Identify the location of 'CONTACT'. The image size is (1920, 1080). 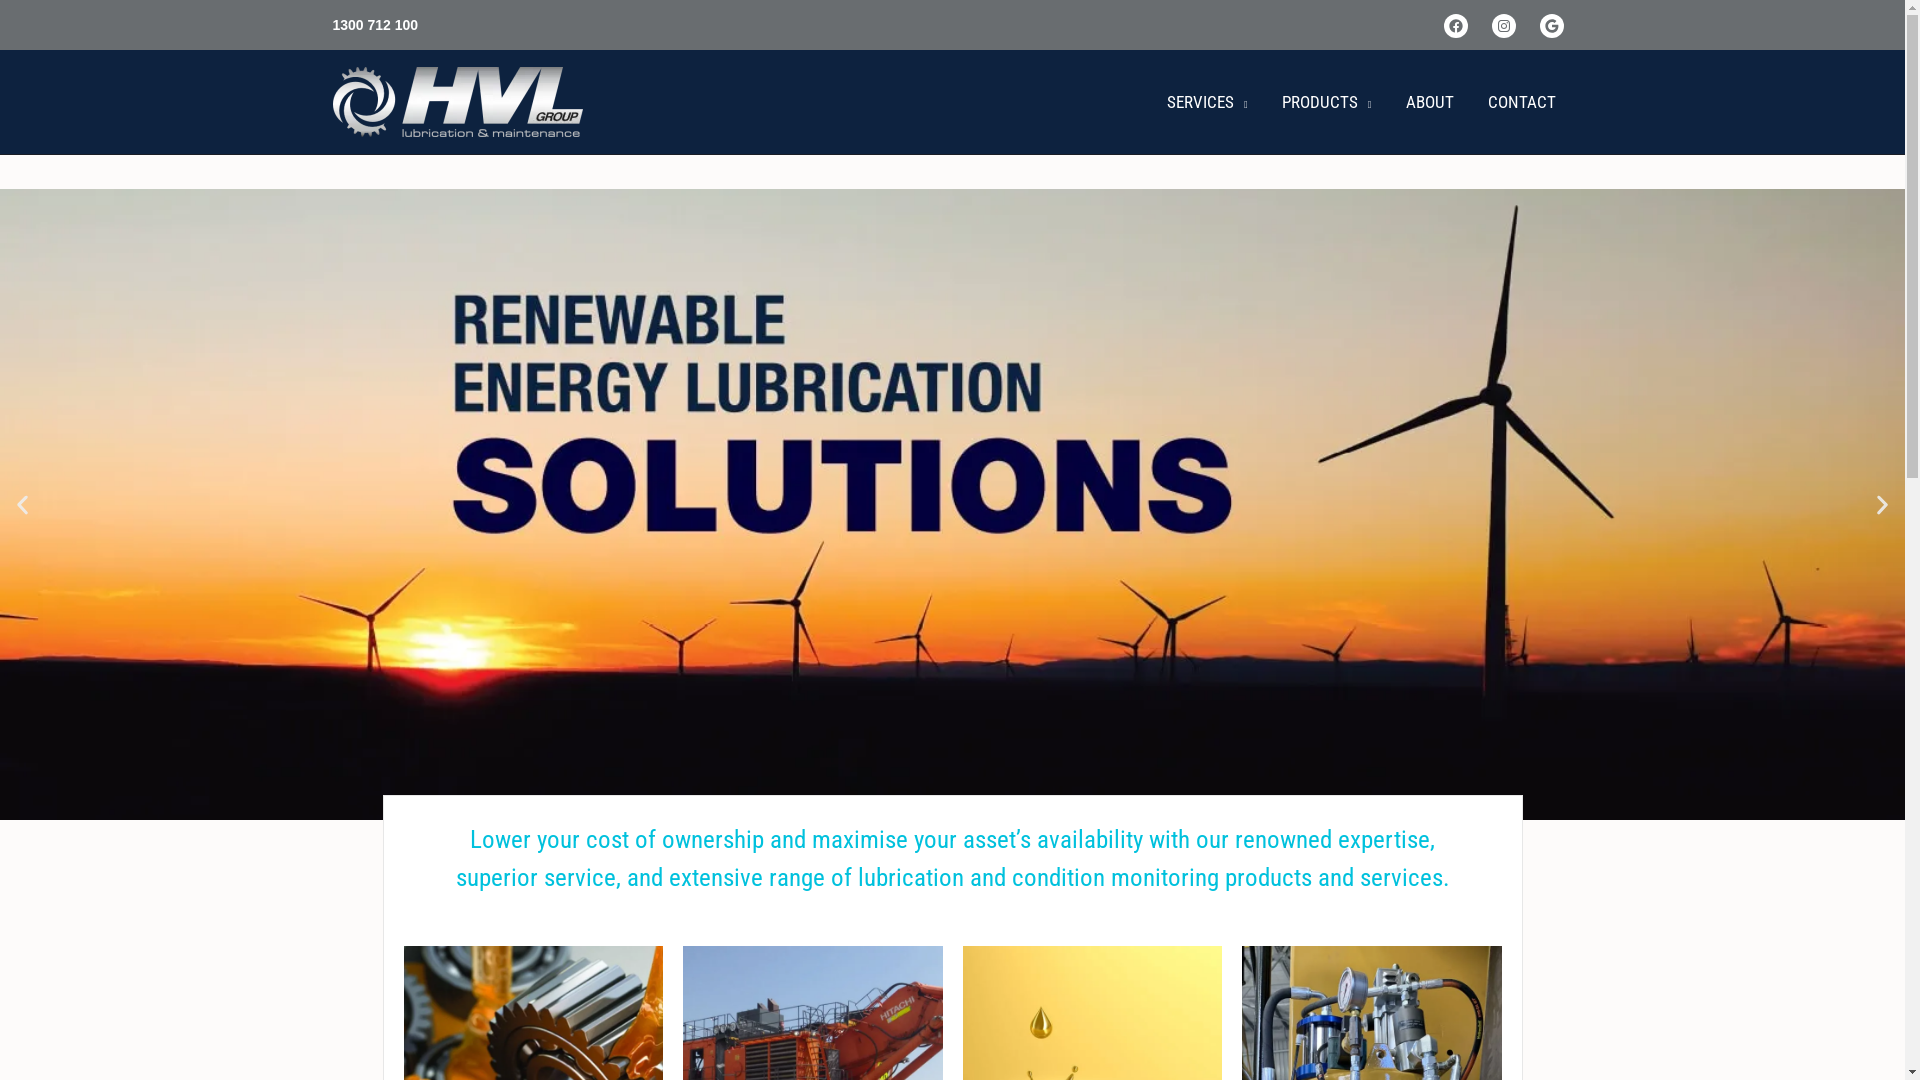
(1520, 101).